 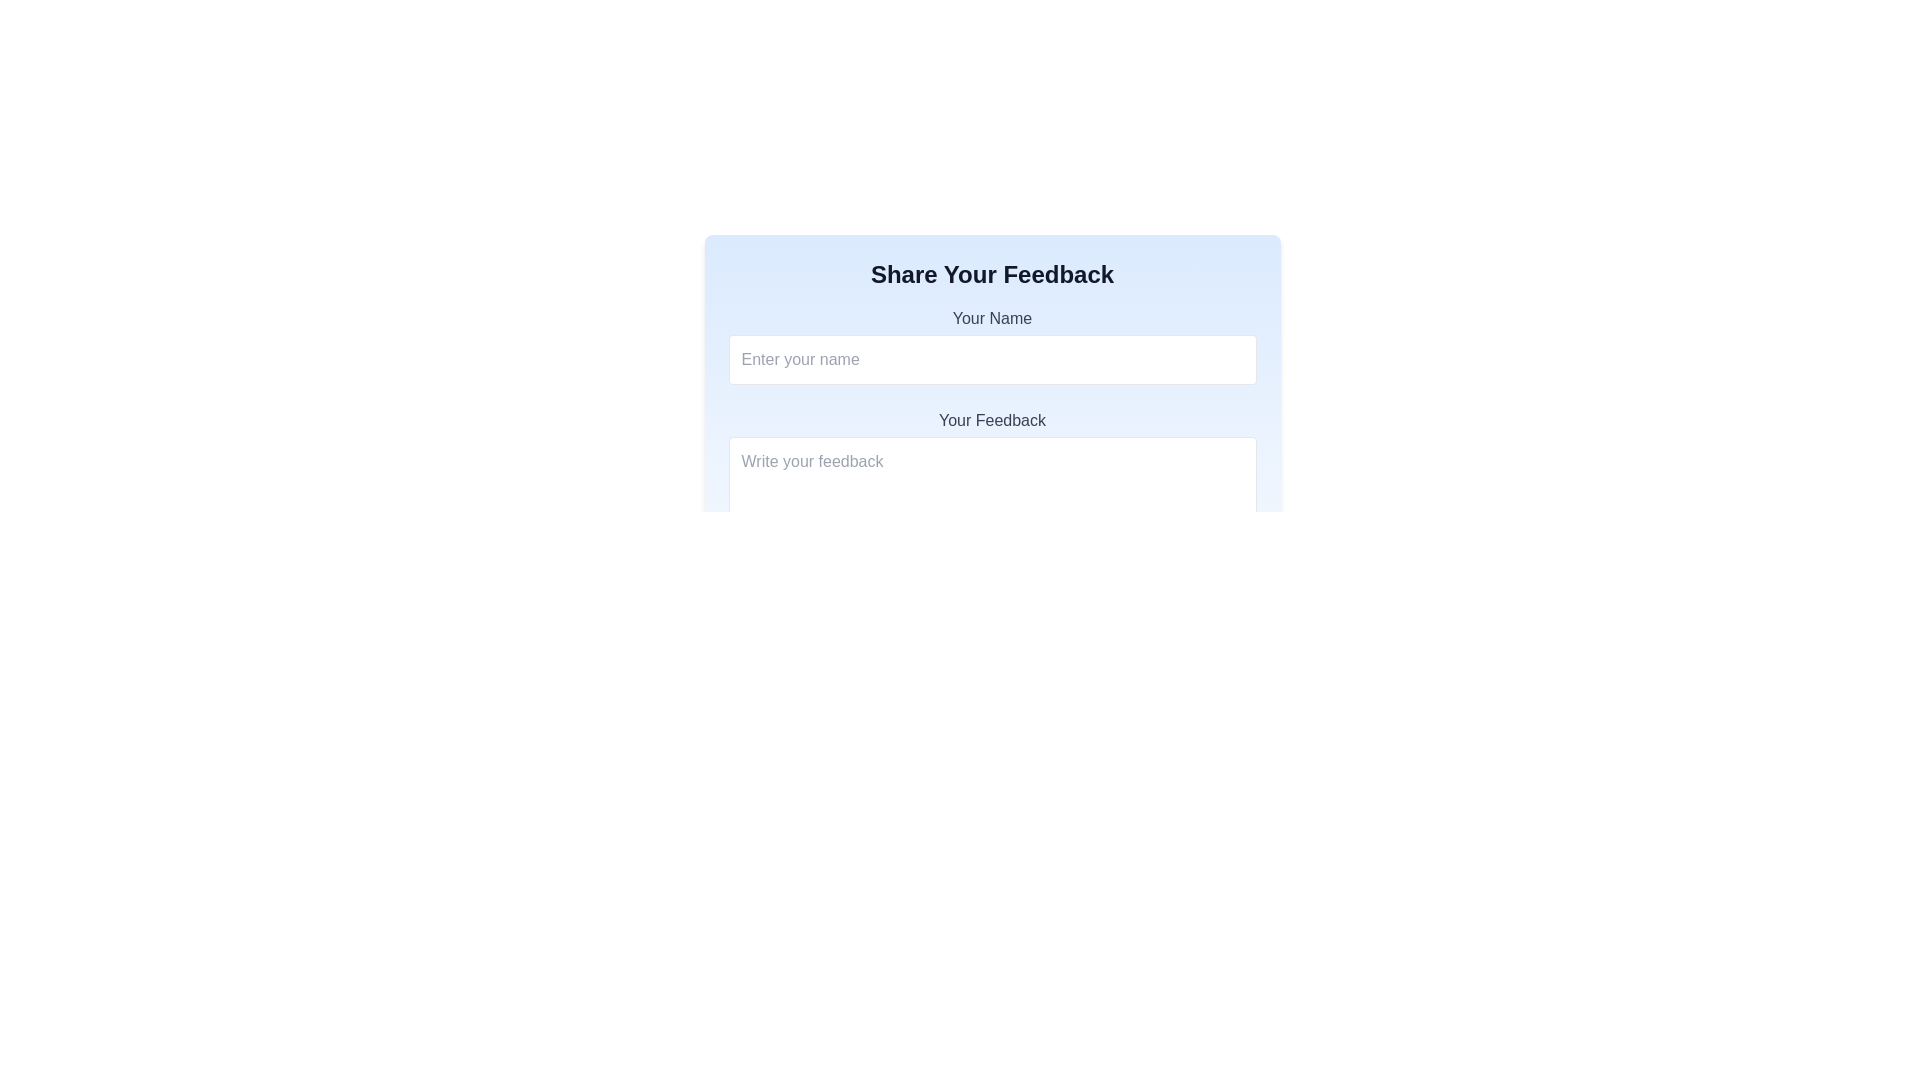 I want to click on label that describes the purpose of the feedback text input field, positioned above it and below the 'Your Name' input, so click(x=992, y=419).